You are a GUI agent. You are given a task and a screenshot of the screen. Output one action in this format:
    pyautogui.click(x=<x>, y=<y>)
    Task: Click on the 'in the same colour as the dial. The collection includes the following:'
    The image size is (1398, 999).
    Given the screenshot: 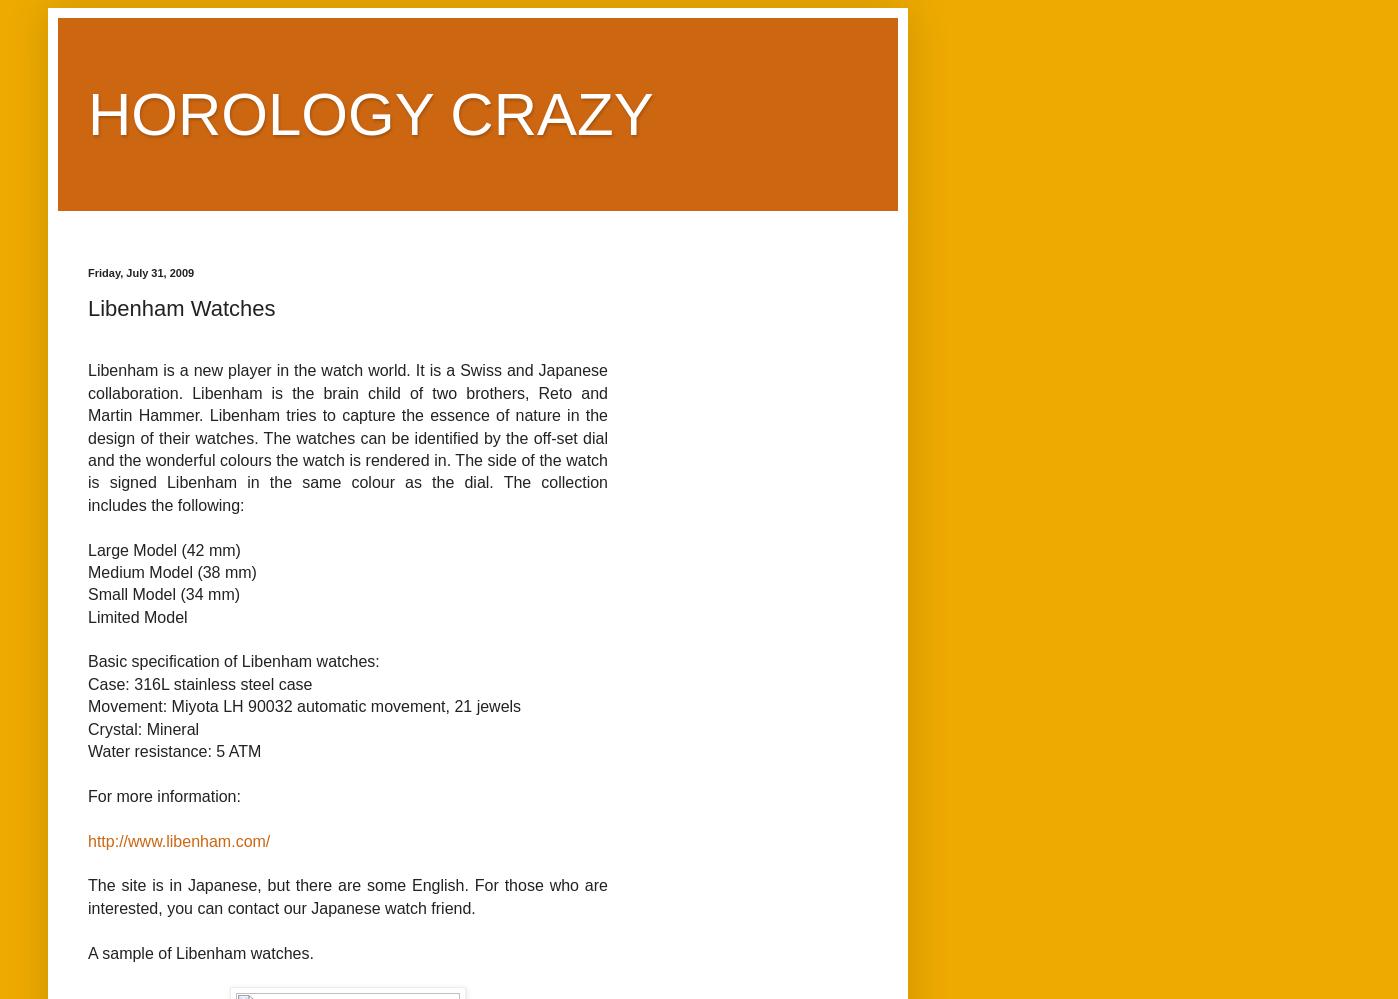 What is the action you would take?
    pyautogui.click(x=347, y=493)
    